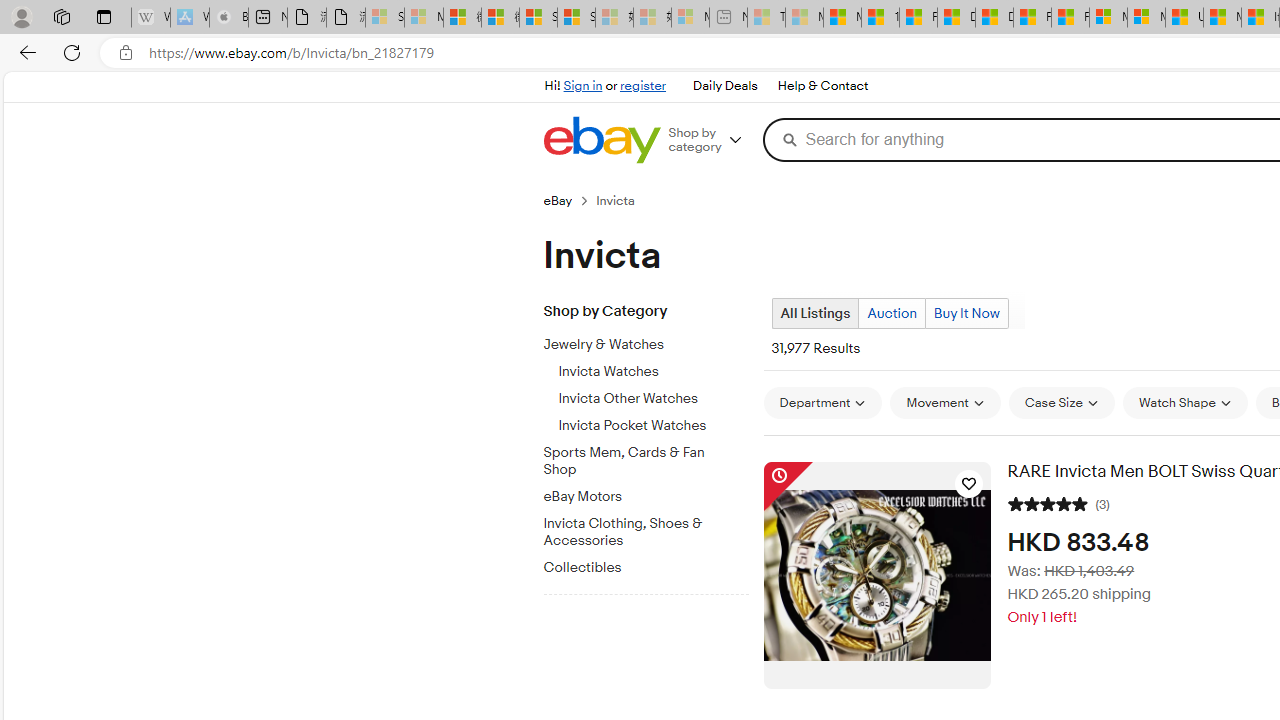 The image size is (1280, 720). Describe the element at coordinates (643, 85) in the screenshot. I see `'register'` at that location.